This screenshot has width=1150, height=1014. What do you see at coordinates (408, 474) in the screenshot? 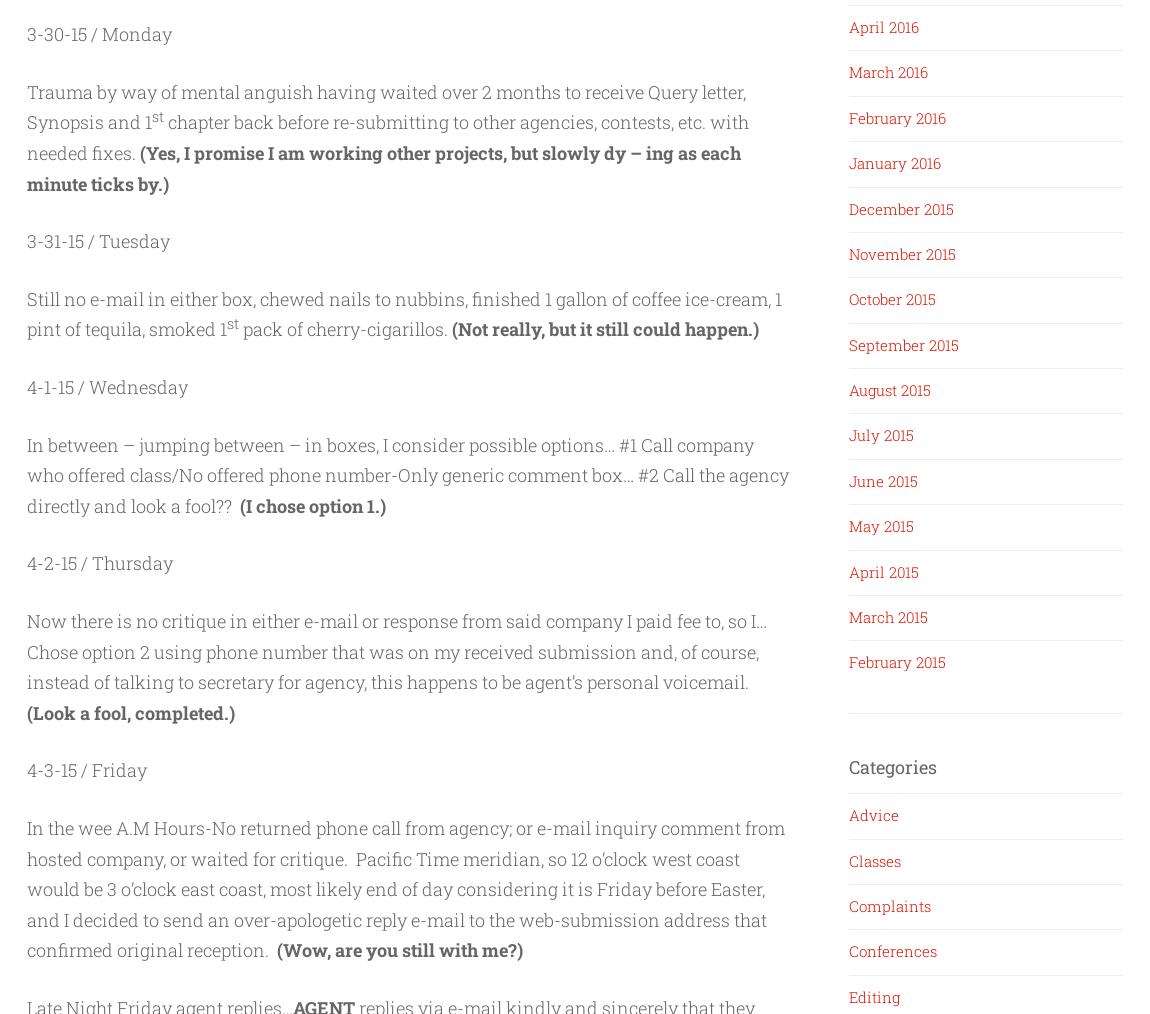
I see `'In between – jumping between – in boxes, I consider possible options… #1 Call company who offered class/No offered phone number-Only generic comment box… #2 Call the agency directly and look a fool??'` at bounding box center [408, 474].